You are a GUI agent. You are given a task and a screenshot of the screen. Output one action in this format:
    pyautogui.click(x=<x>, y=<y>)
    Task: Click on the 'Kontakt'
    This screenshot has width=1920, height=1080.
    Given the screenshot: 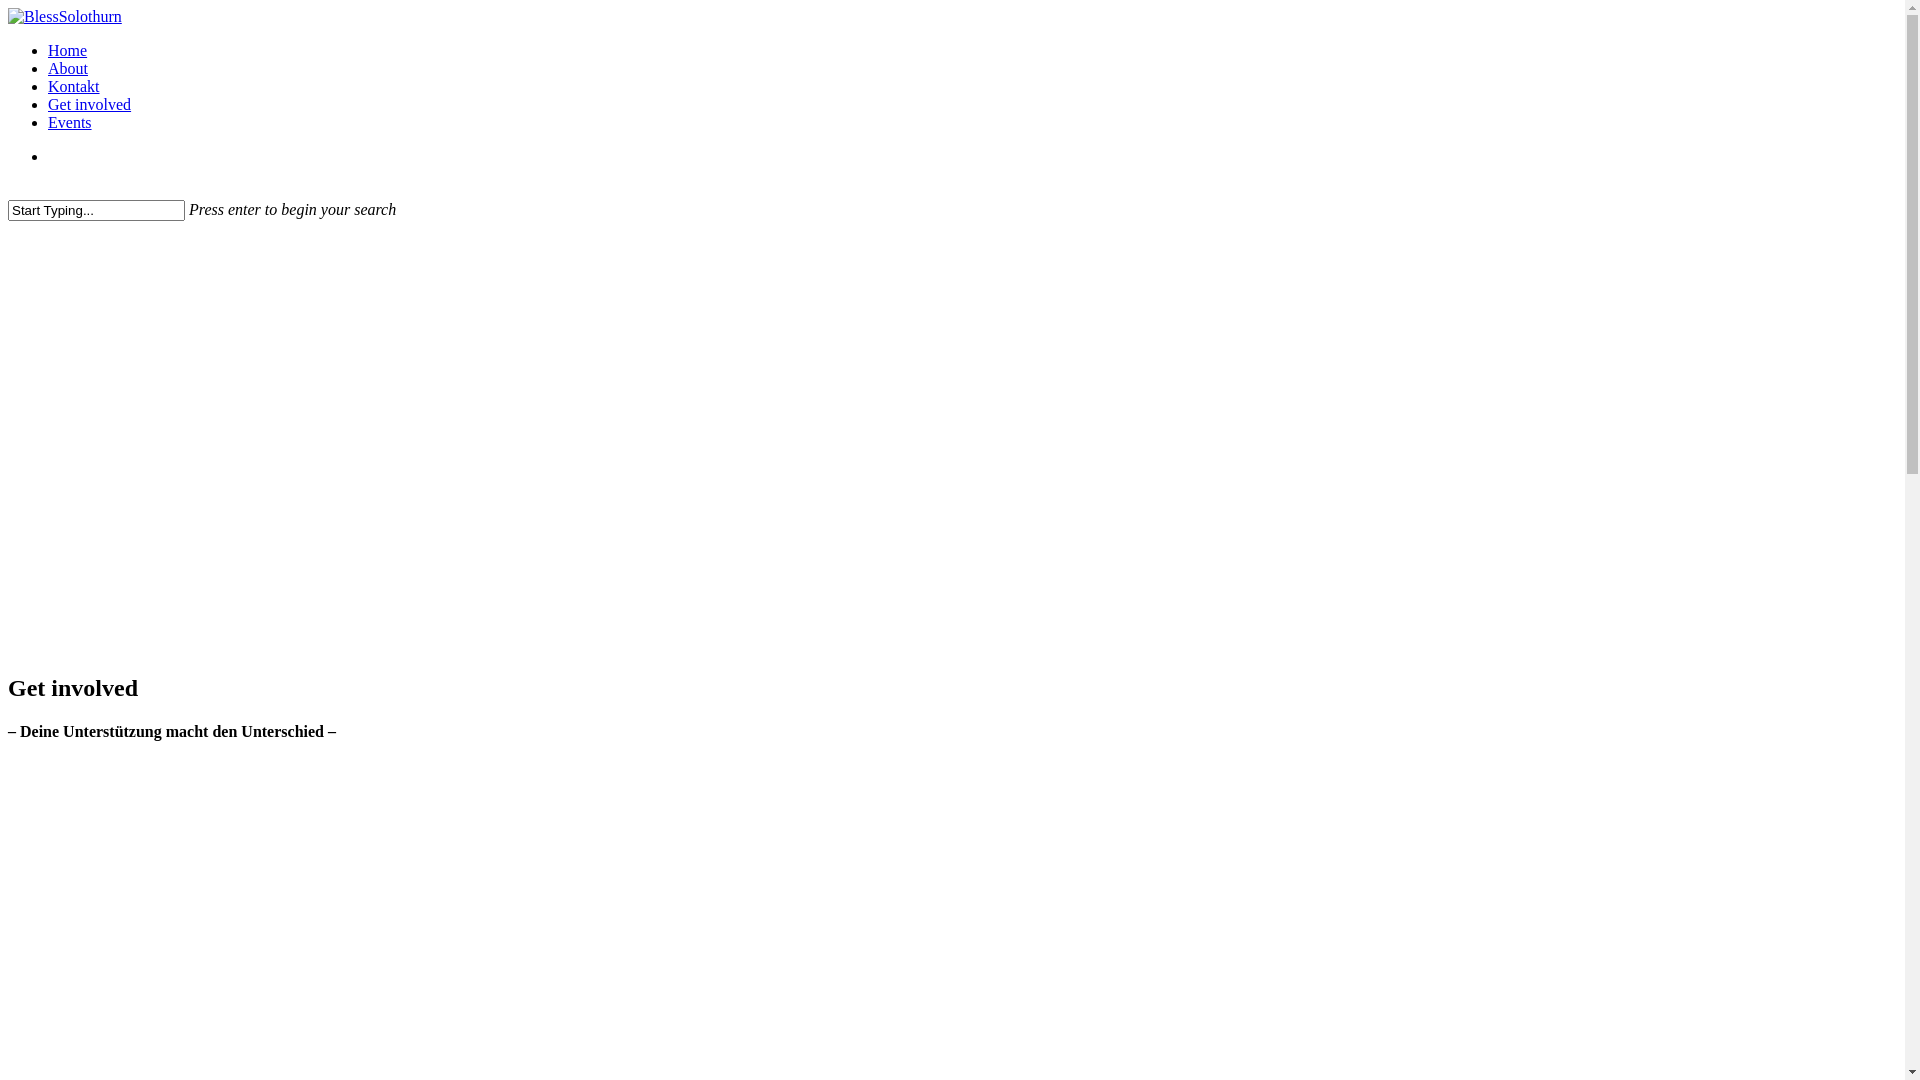 What is the action you would take?
    pyautogui.click(x=48, y=85)
    